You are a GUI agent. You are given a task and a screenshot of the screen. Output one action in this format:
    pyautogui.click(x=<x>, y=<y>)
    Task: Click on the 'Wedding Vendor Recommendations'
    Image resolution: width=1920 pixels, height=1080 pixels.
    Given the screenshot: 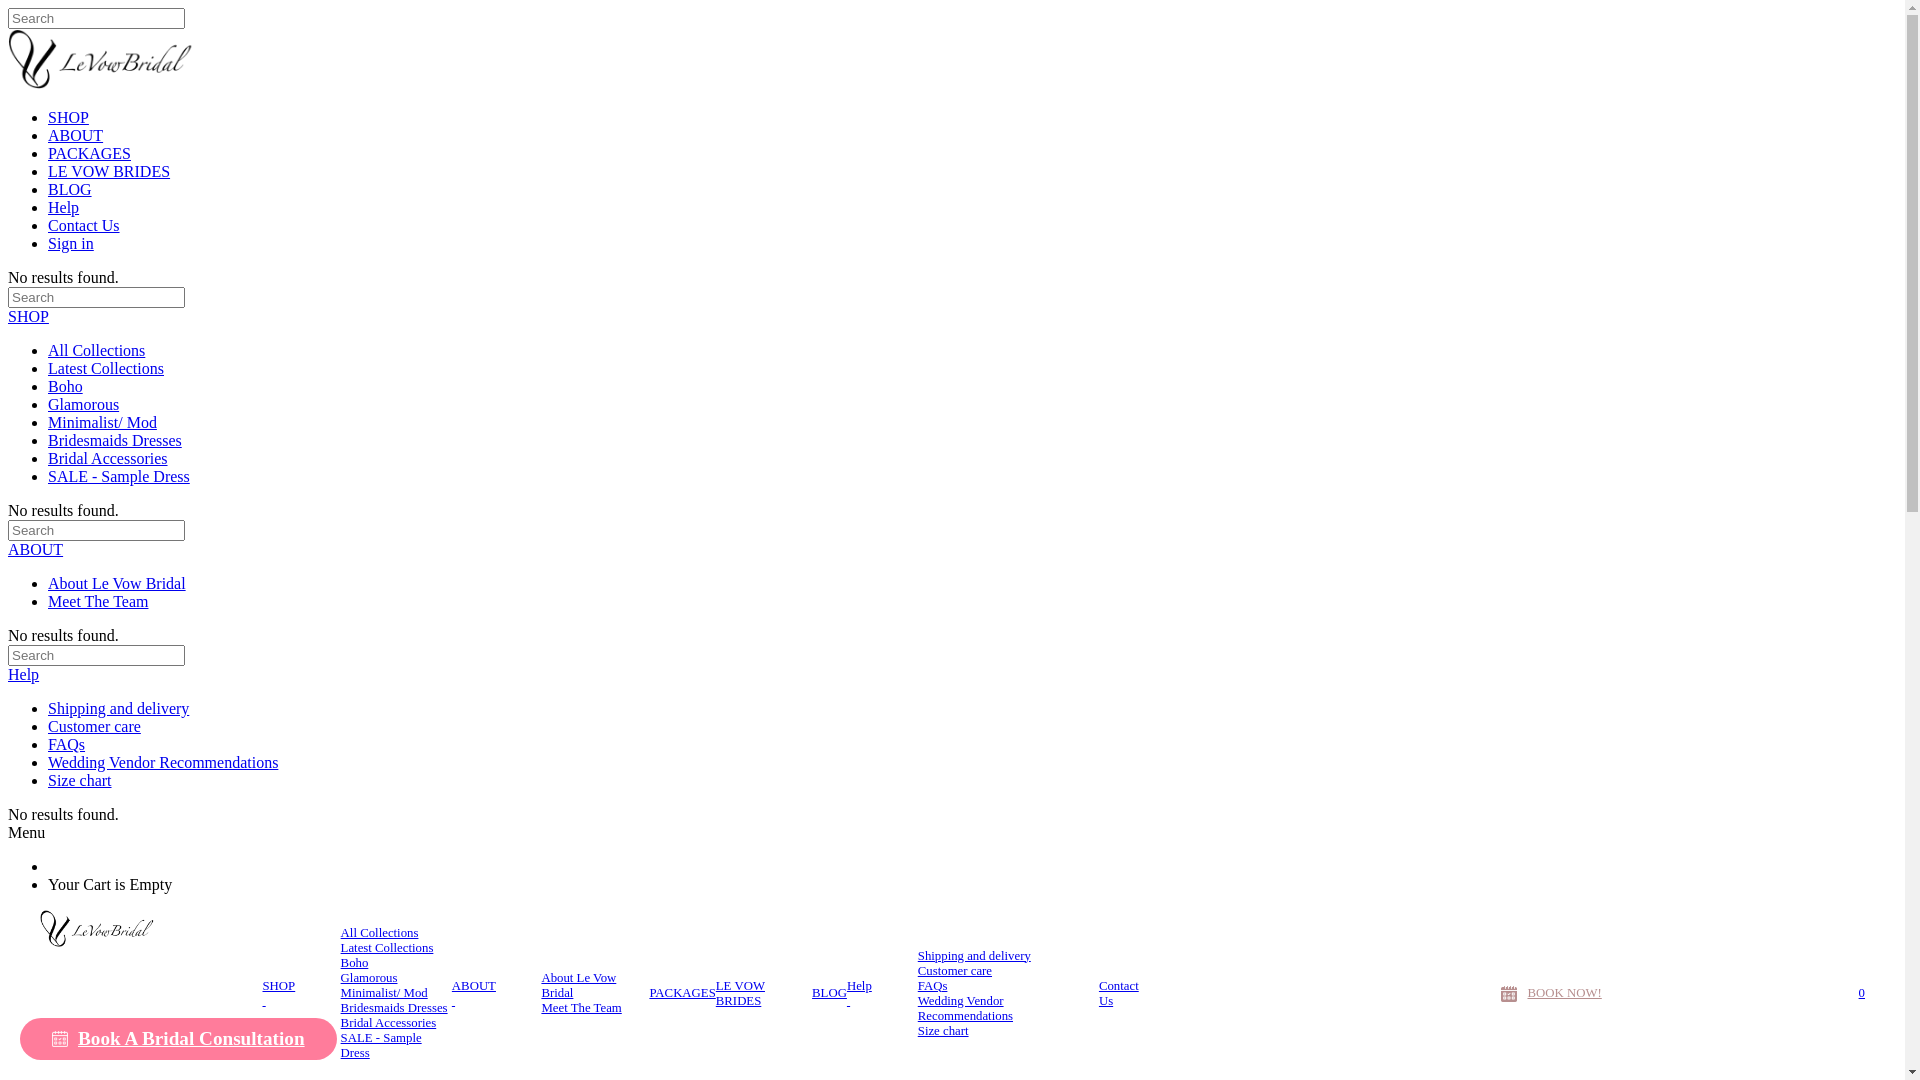 What is the action you would take?
    pyautogui.click(x=48, y=762)
    